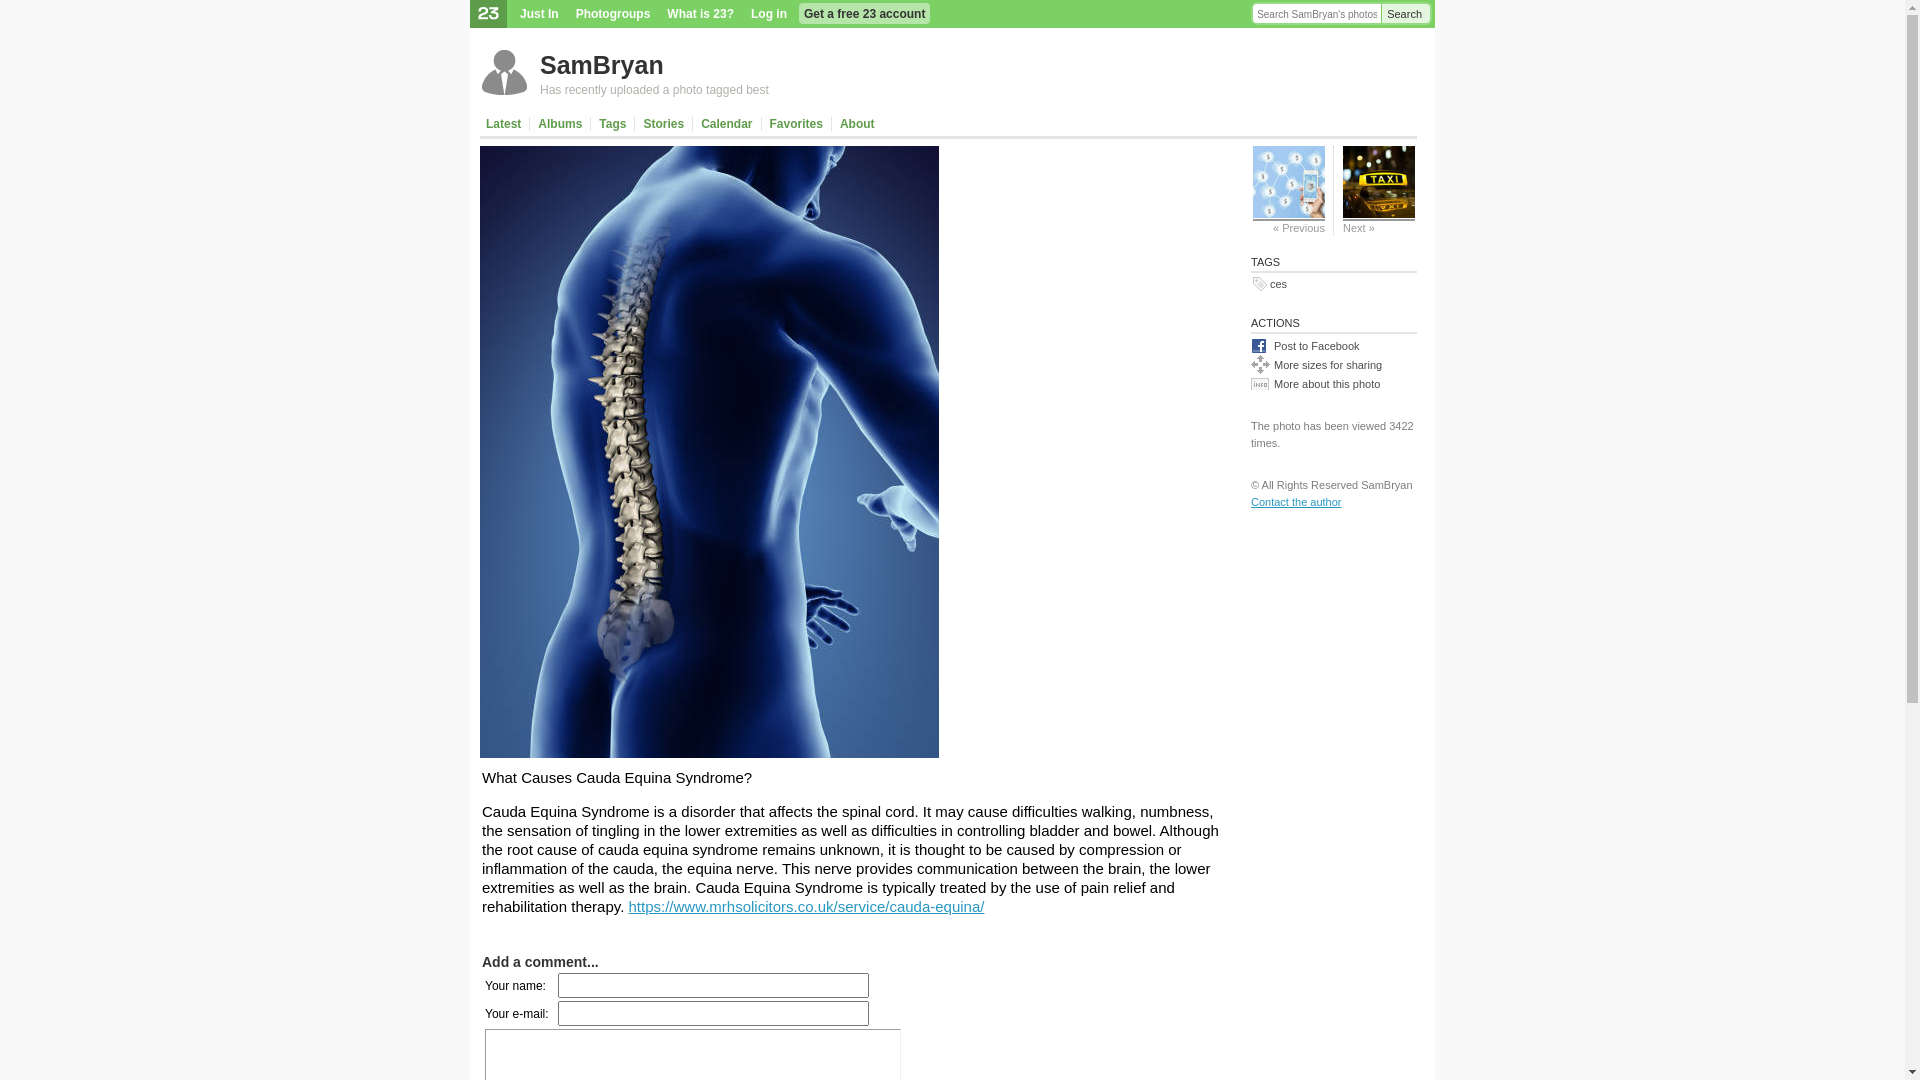  Describe the element at coordinates (1277, 284) in the screenshot. I see `'ces'` at that location.